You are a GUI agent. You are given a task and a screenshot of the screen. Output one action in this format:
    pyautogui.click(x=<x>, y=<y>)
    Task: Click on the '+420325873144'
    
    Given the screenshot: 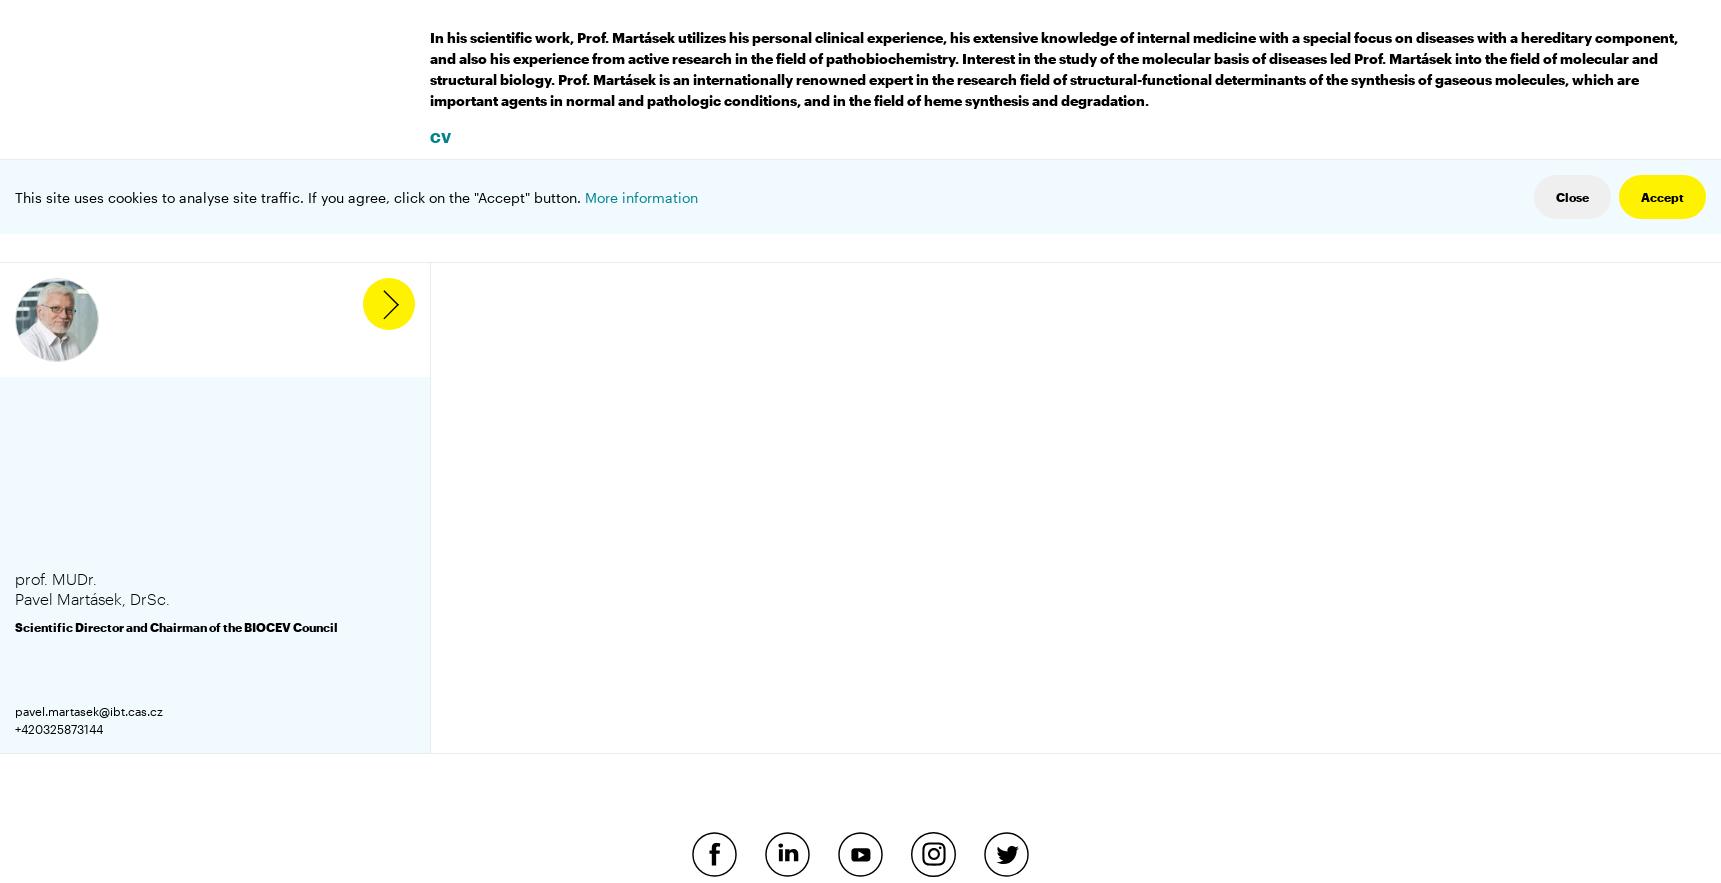 What is the action you would take?
    pyautogui.click(x=58, y=727)
    